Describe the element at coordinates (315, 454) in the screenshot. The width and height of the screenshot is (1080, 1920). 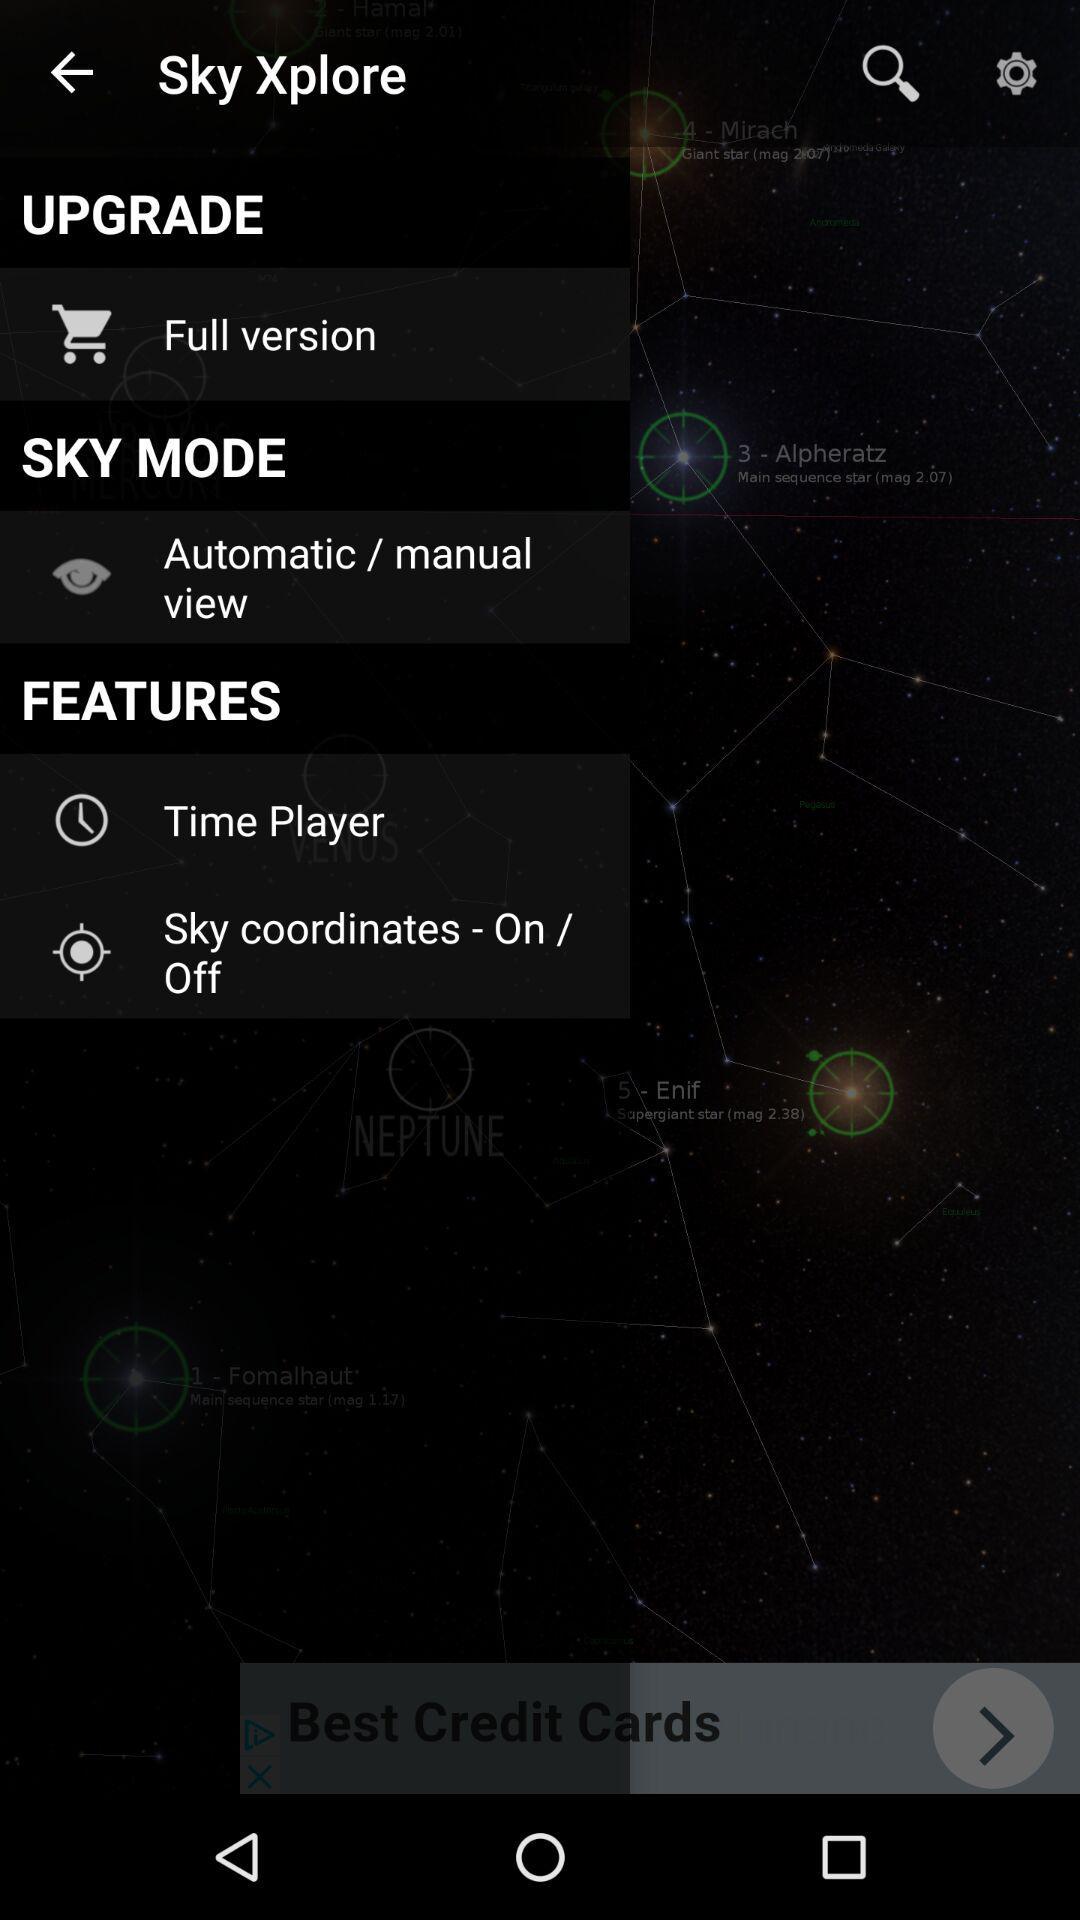
I see `icon below the full version icon` at that location.